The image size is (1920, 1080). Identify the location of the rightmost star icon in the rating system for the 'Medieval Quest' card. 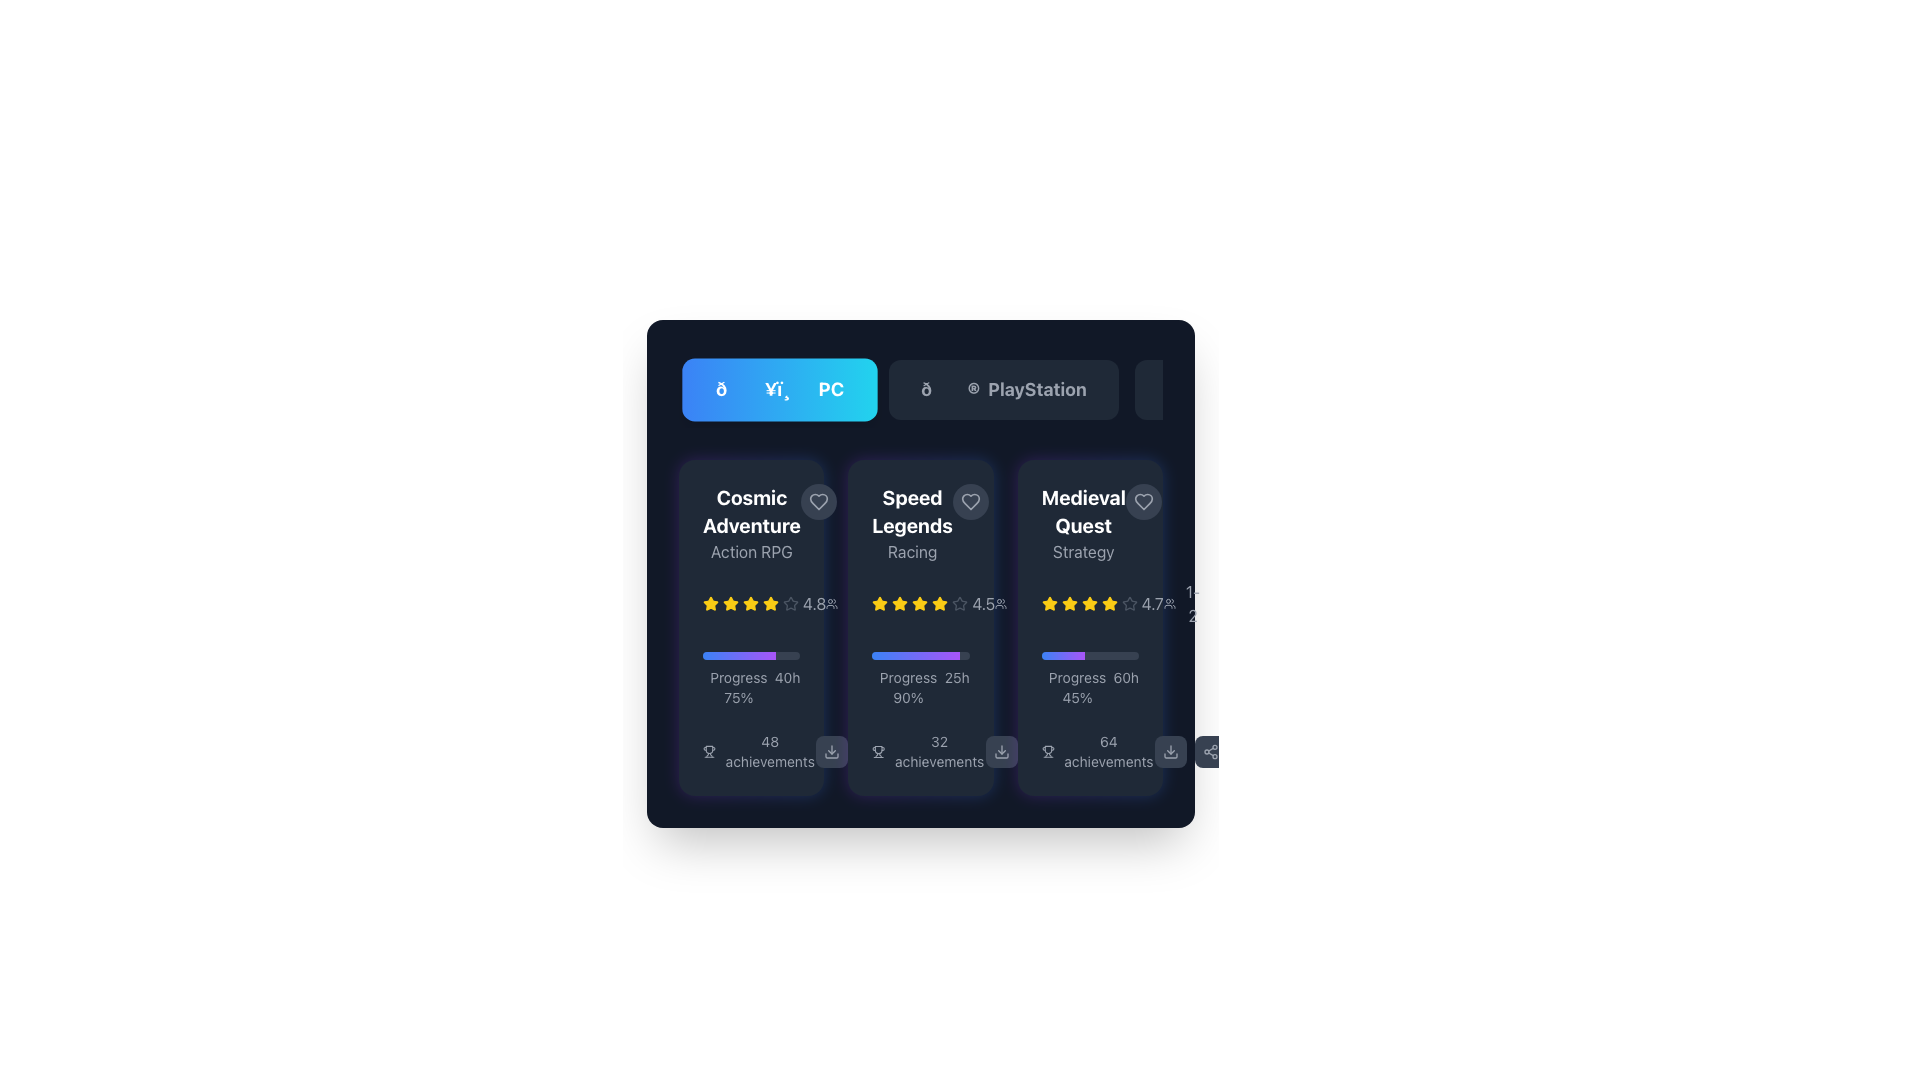
(1129, 602).